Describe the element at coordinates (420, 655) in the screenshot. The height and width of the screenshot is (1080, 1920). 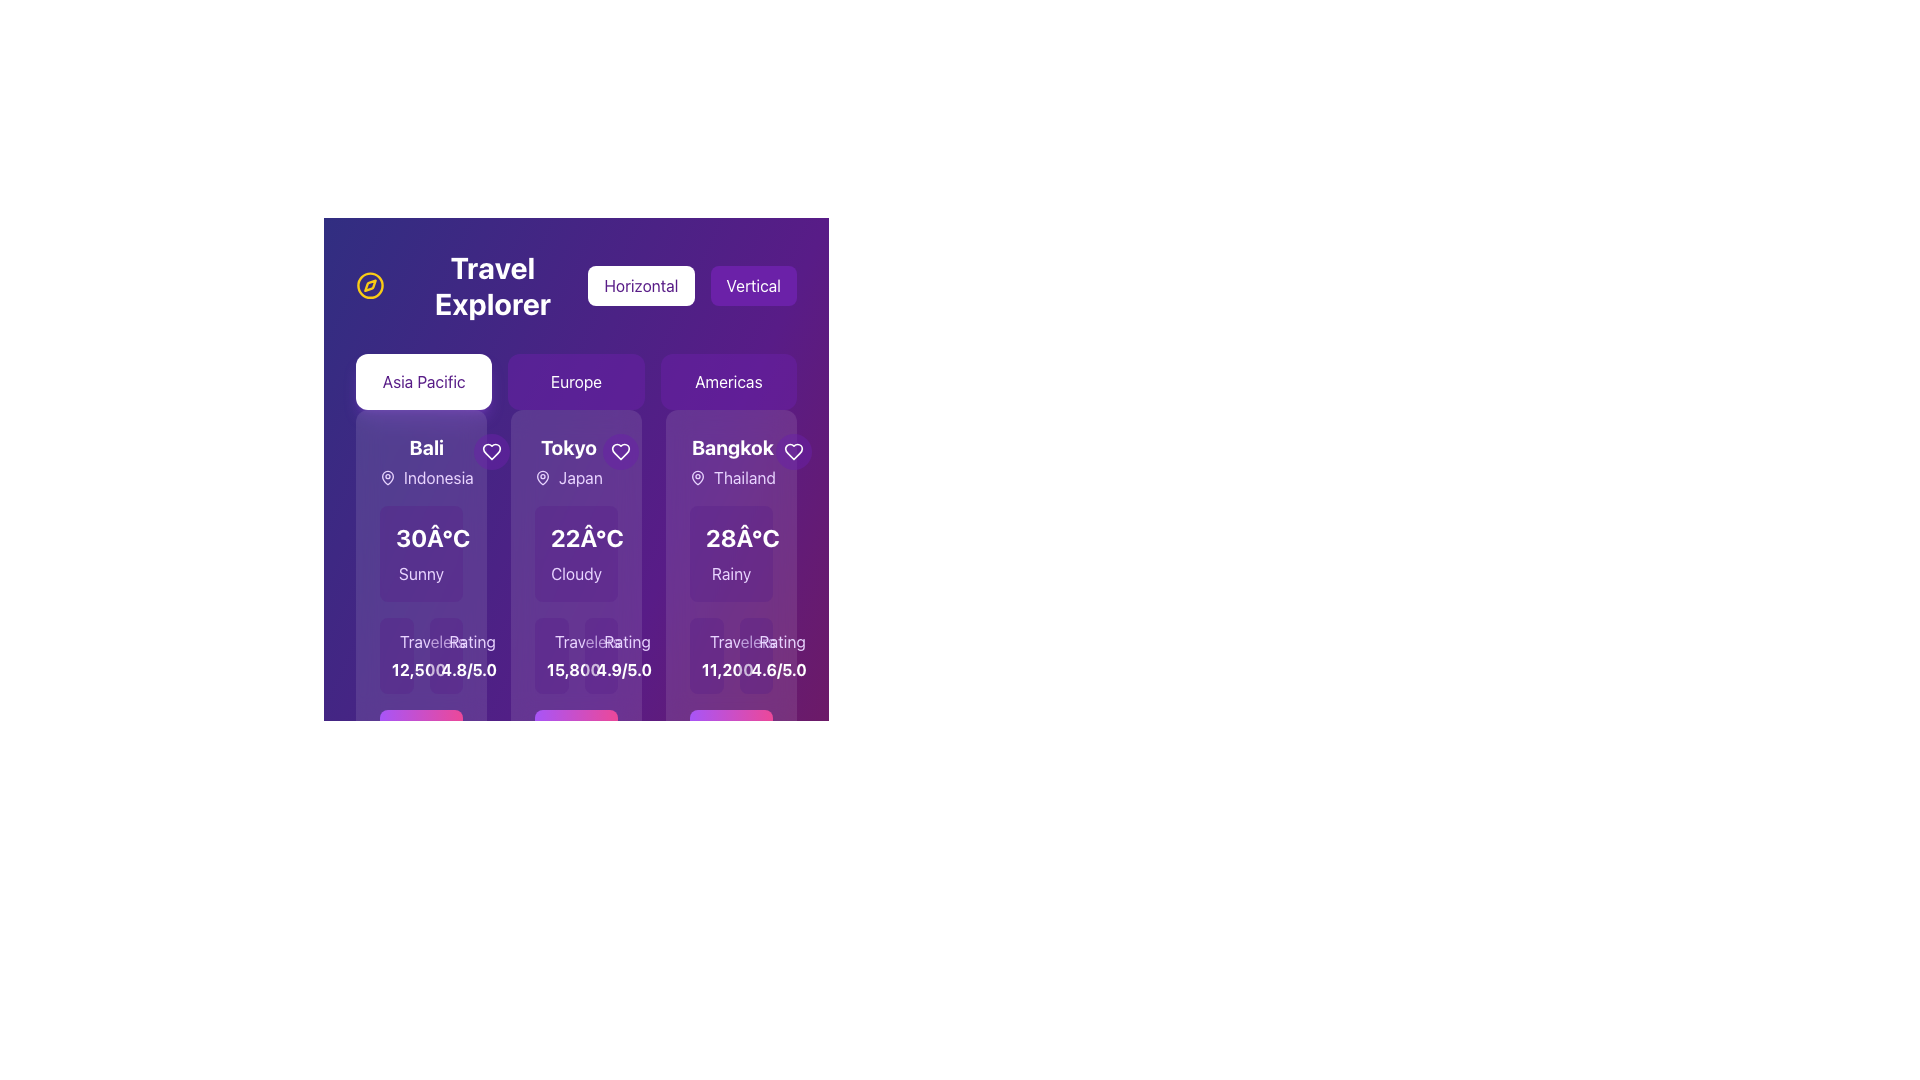
I see `the informational label displaying the number of travelers for 'Bali, Indonesia', located in the bottom left quadrant of the card, directly below the temperature and weather section` at that location.